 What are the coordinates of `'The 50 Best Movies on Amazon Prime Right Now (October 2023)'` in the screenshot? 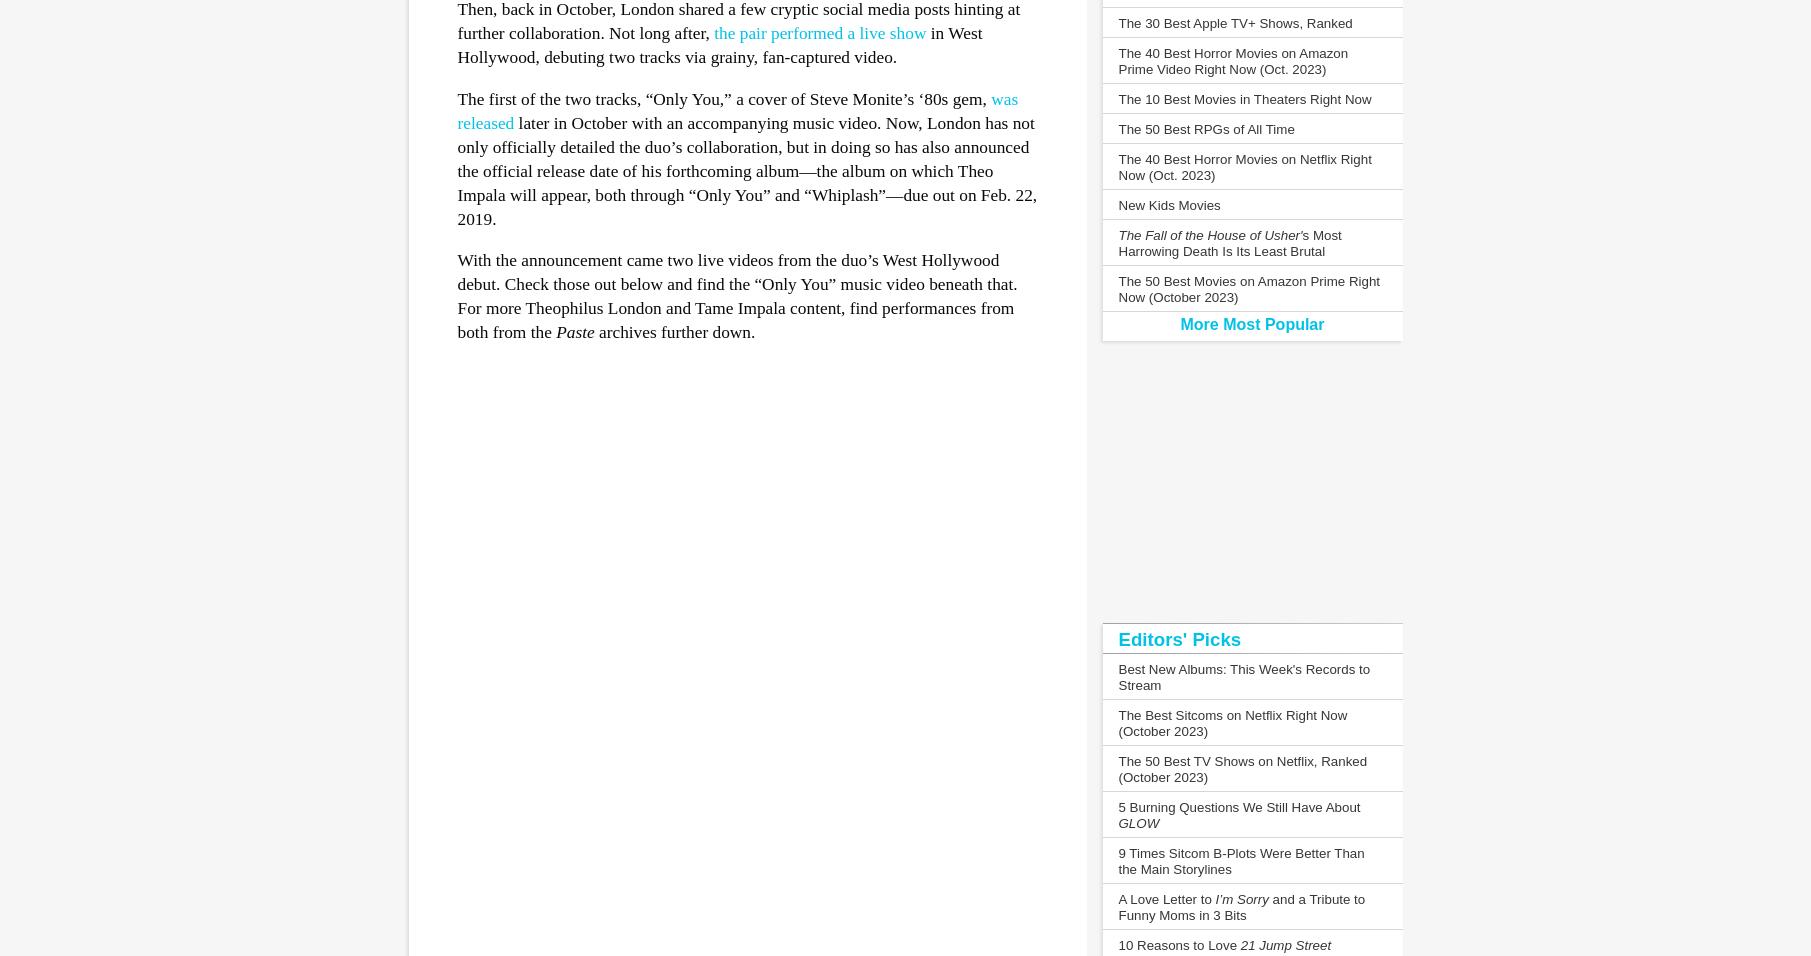 It's located at (1249, 288).